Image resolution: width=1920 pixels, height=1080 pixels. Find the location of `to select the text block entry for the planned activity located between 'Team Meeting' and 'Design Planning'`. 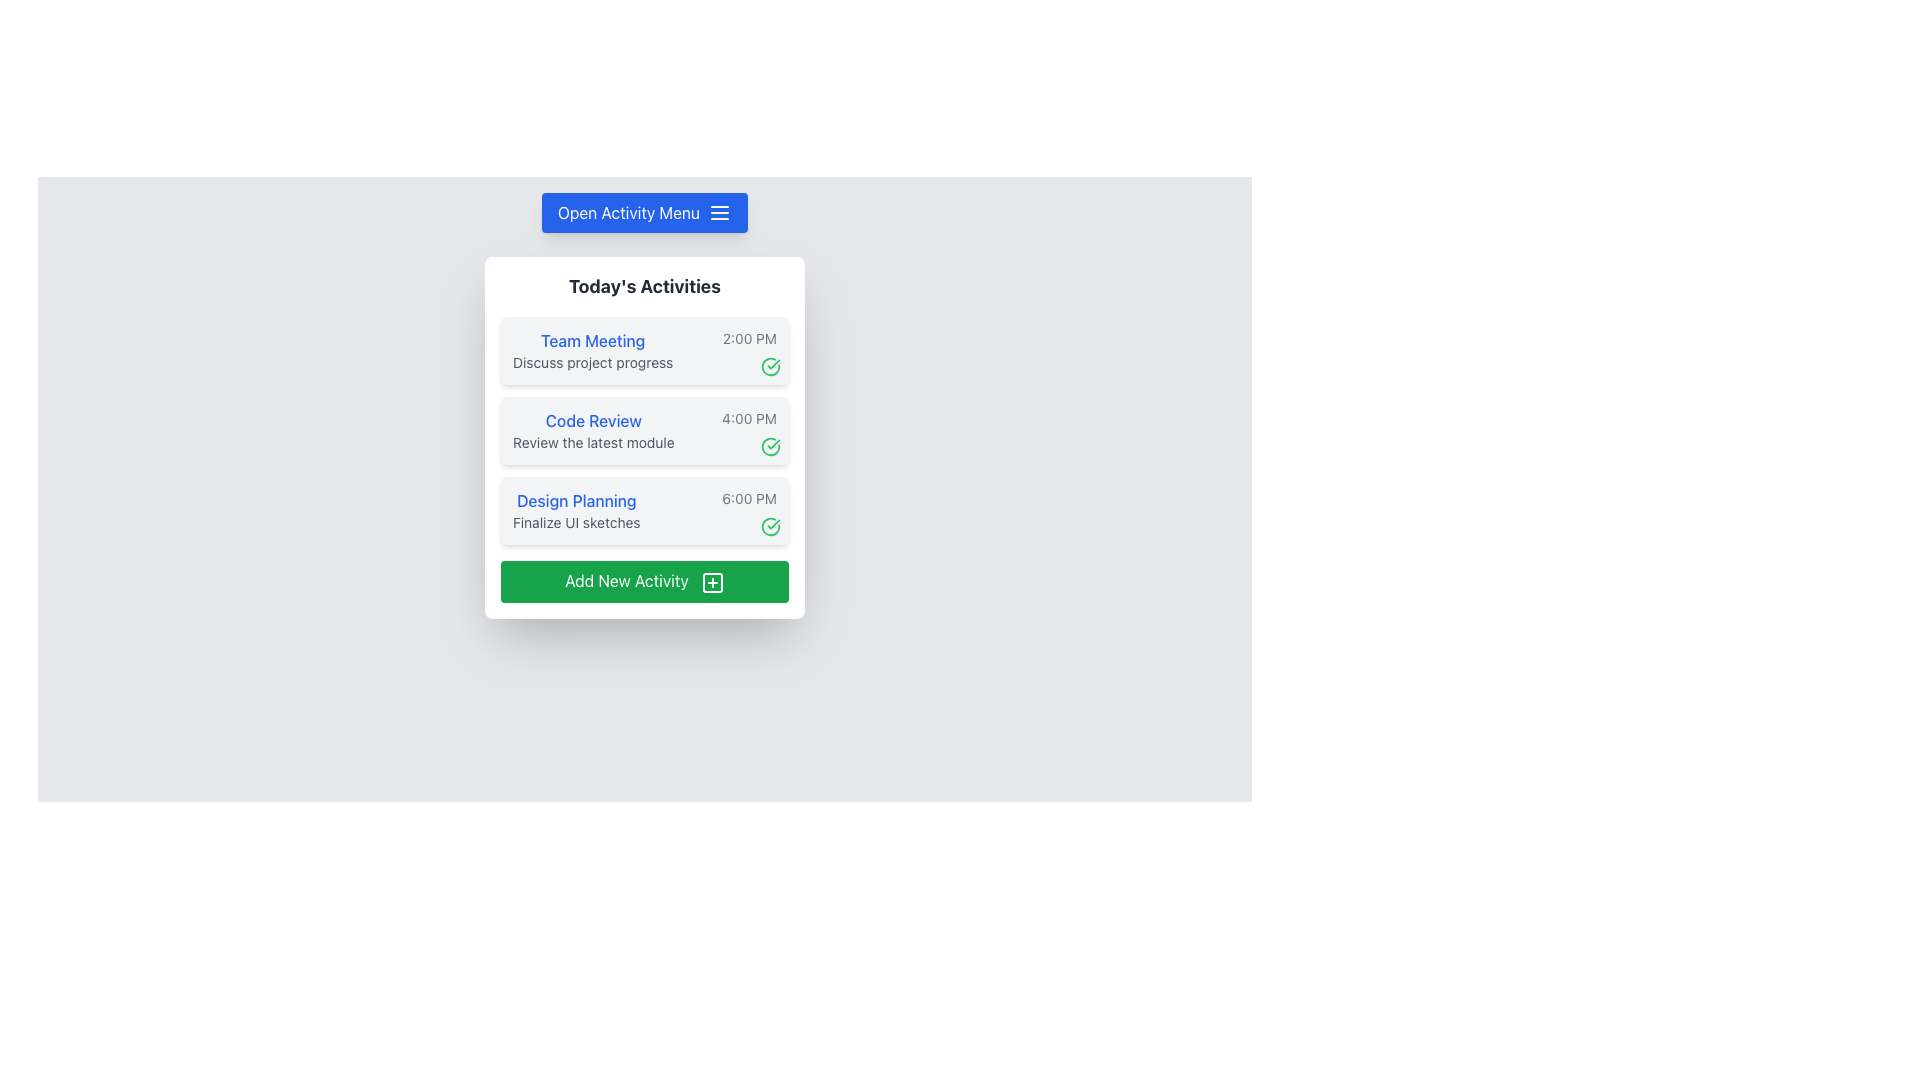

to select the text block entry for the planned activity located between 'Team Meeting' and 'Design Planning' is located at coordinates (592, 430).